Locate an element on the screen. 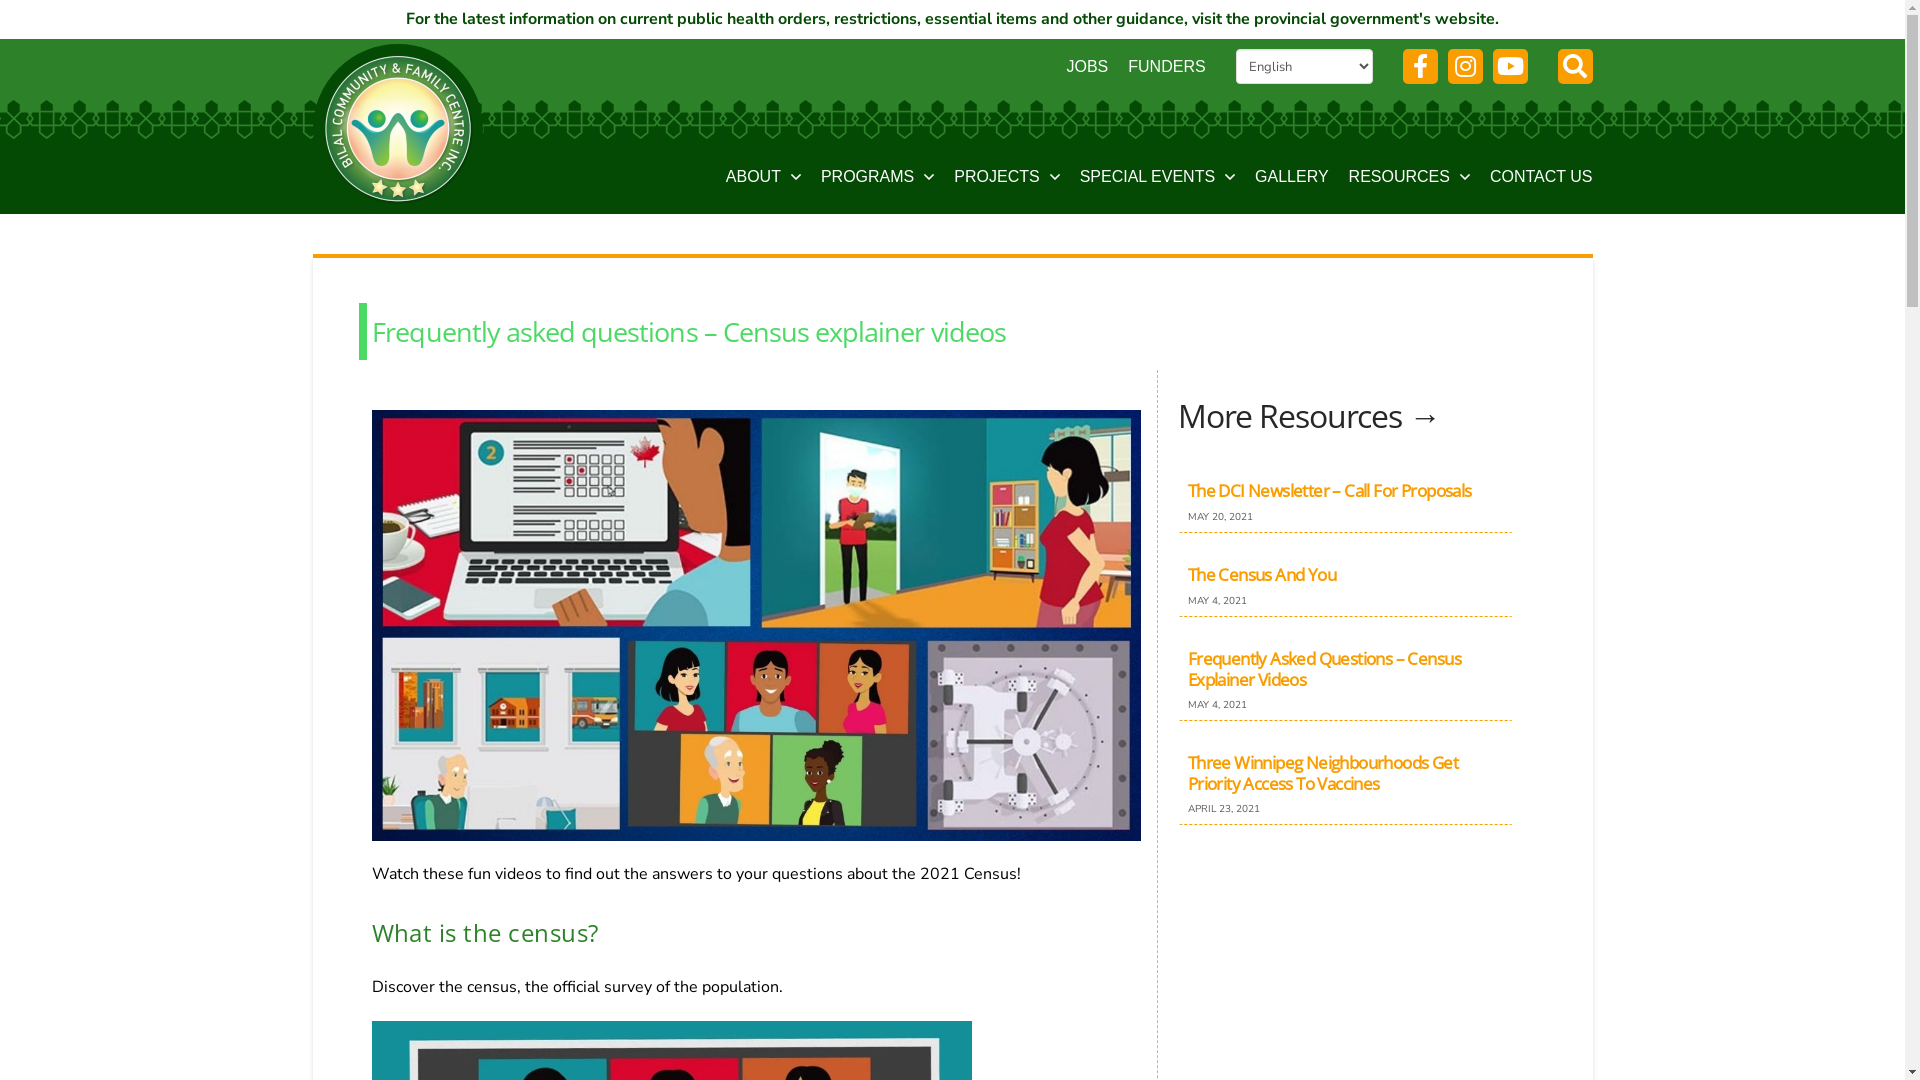 The image size is (1920, 1080). 'PROGRAMS' is located at coordinates (877, 178).